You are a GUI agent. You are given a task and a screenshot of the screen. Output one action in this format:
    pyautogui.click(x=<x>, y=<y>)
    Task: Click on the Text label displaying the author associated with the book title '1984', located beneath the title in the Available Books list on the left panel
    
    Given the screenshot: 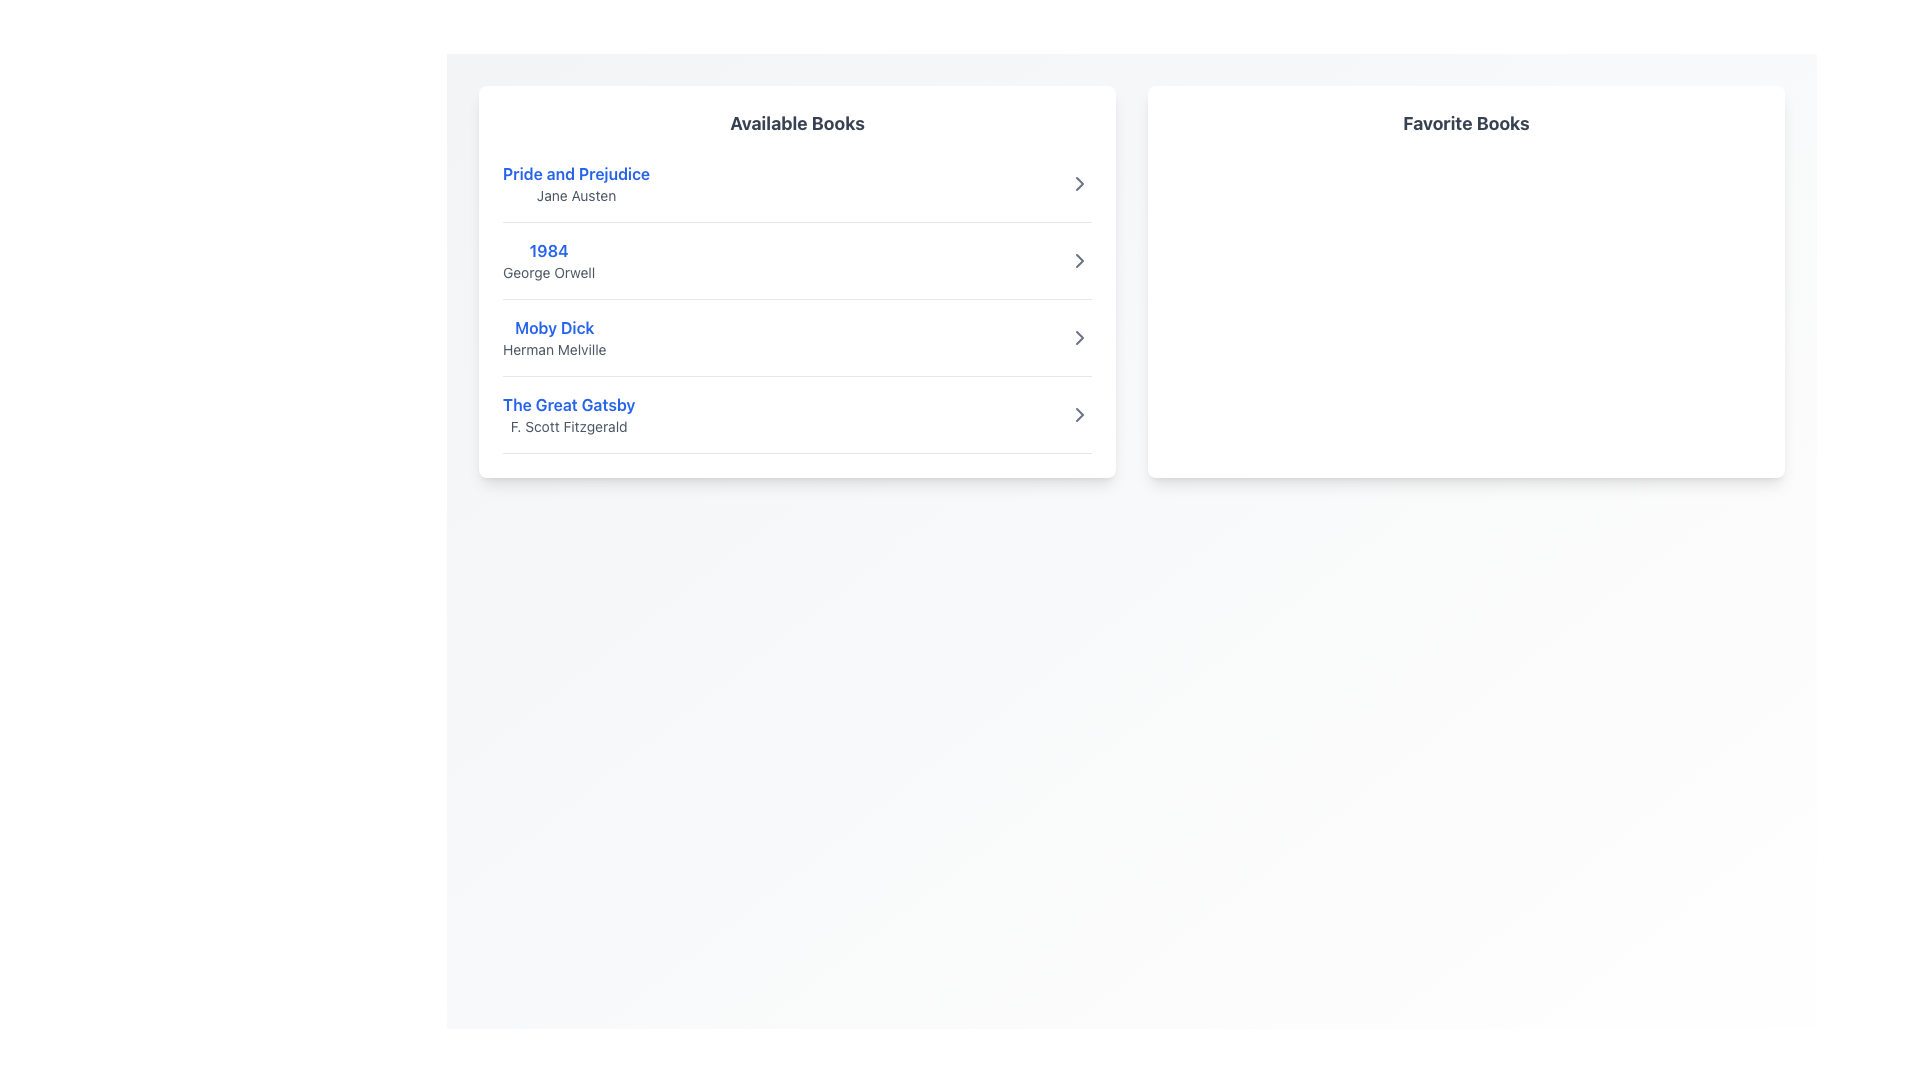 What is the action you would take?
    pyautogui.click(x=549, y=273)
    